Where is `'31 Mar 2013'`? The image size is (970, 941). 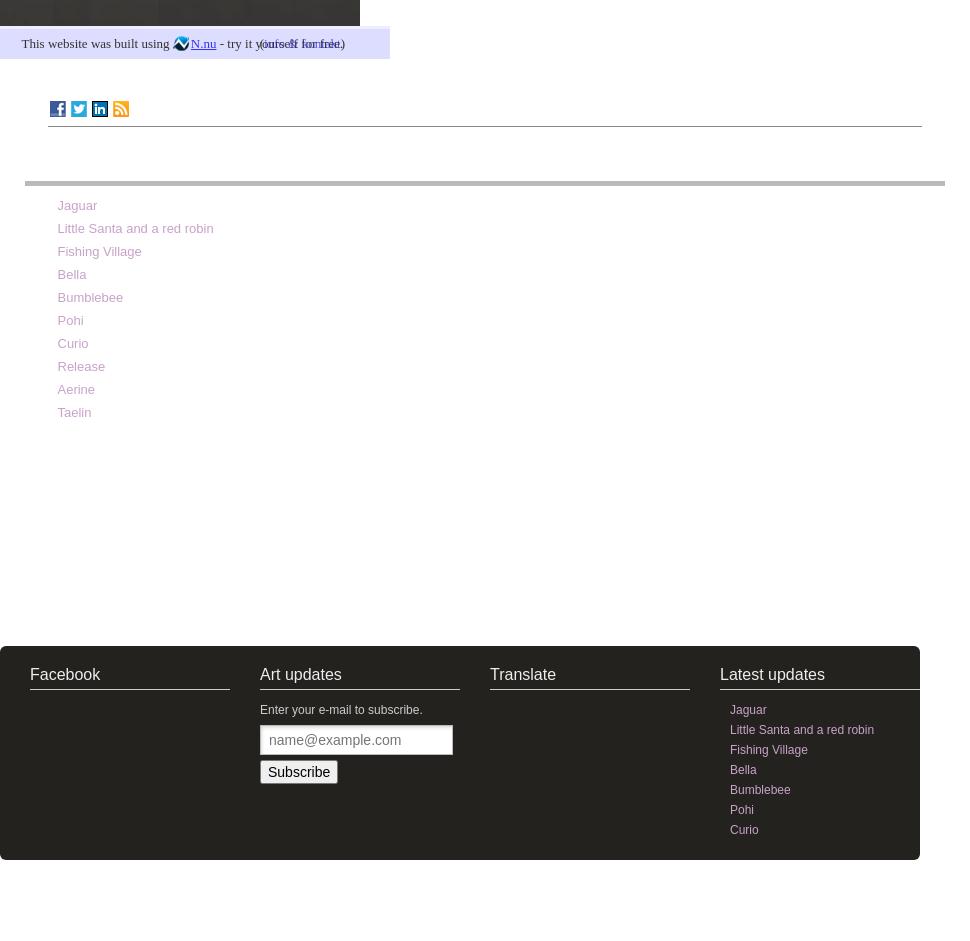
'31 Mar 2013' is located at coordinates (888, 107).